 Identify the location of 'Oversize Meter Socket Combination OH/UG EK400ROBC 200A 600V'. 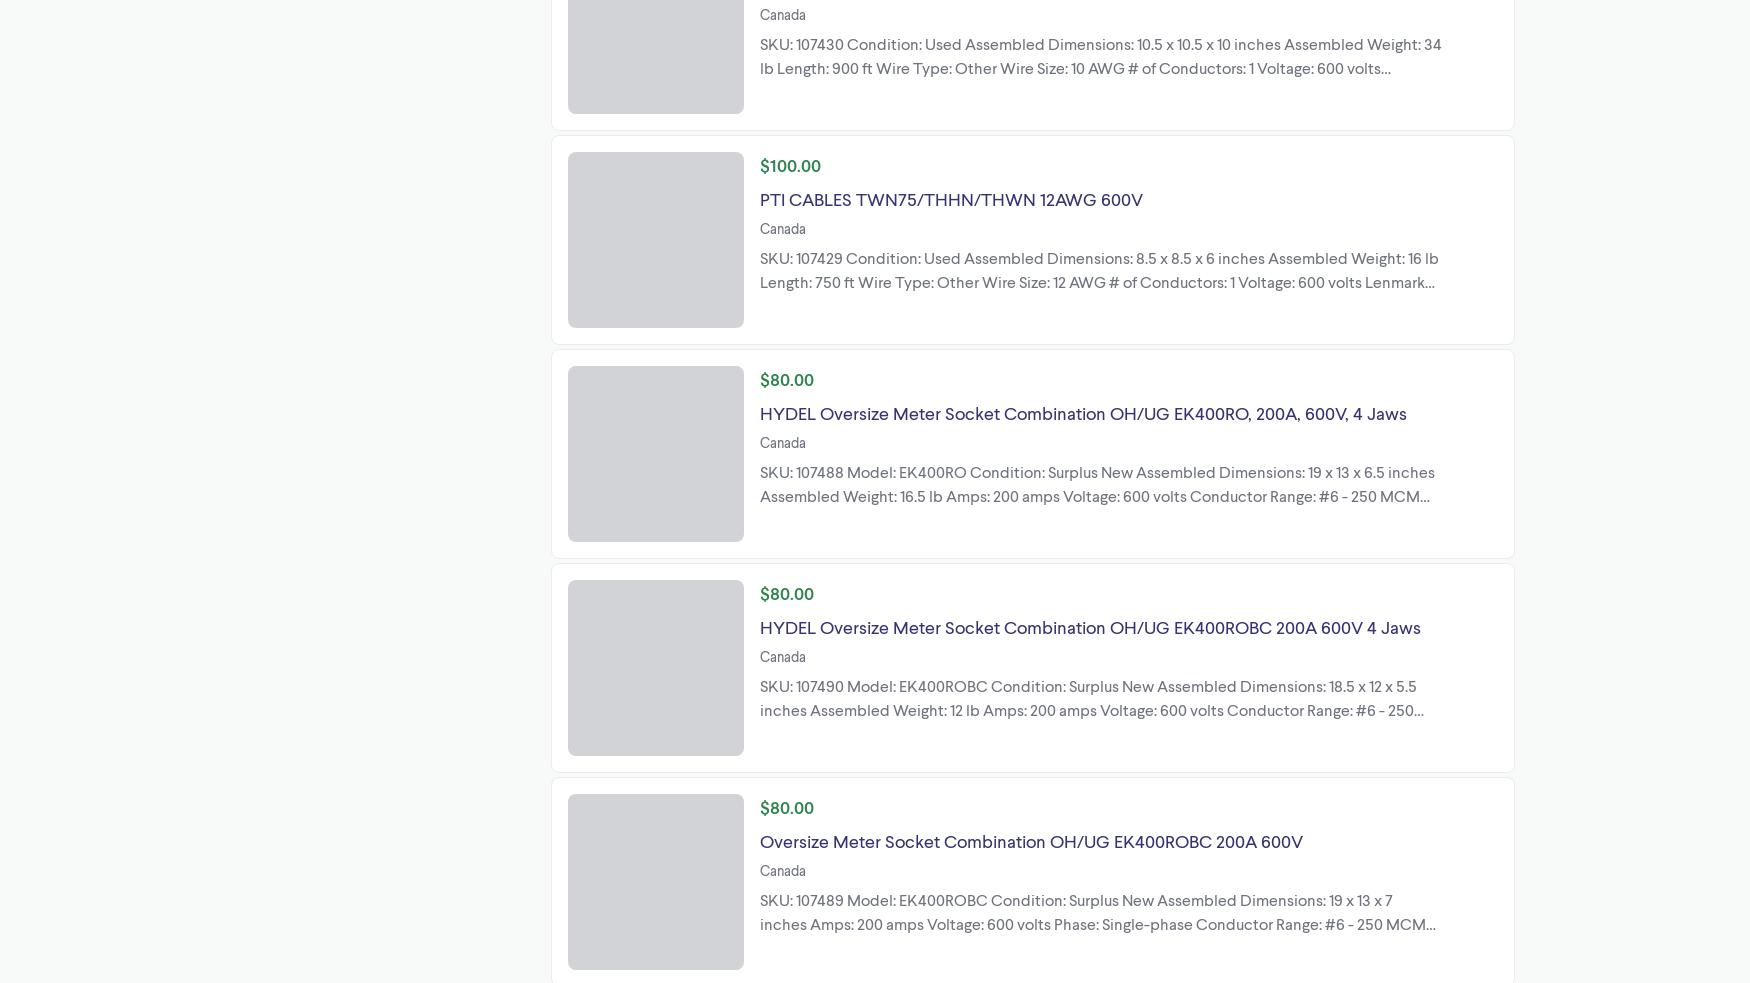
(759, 839).